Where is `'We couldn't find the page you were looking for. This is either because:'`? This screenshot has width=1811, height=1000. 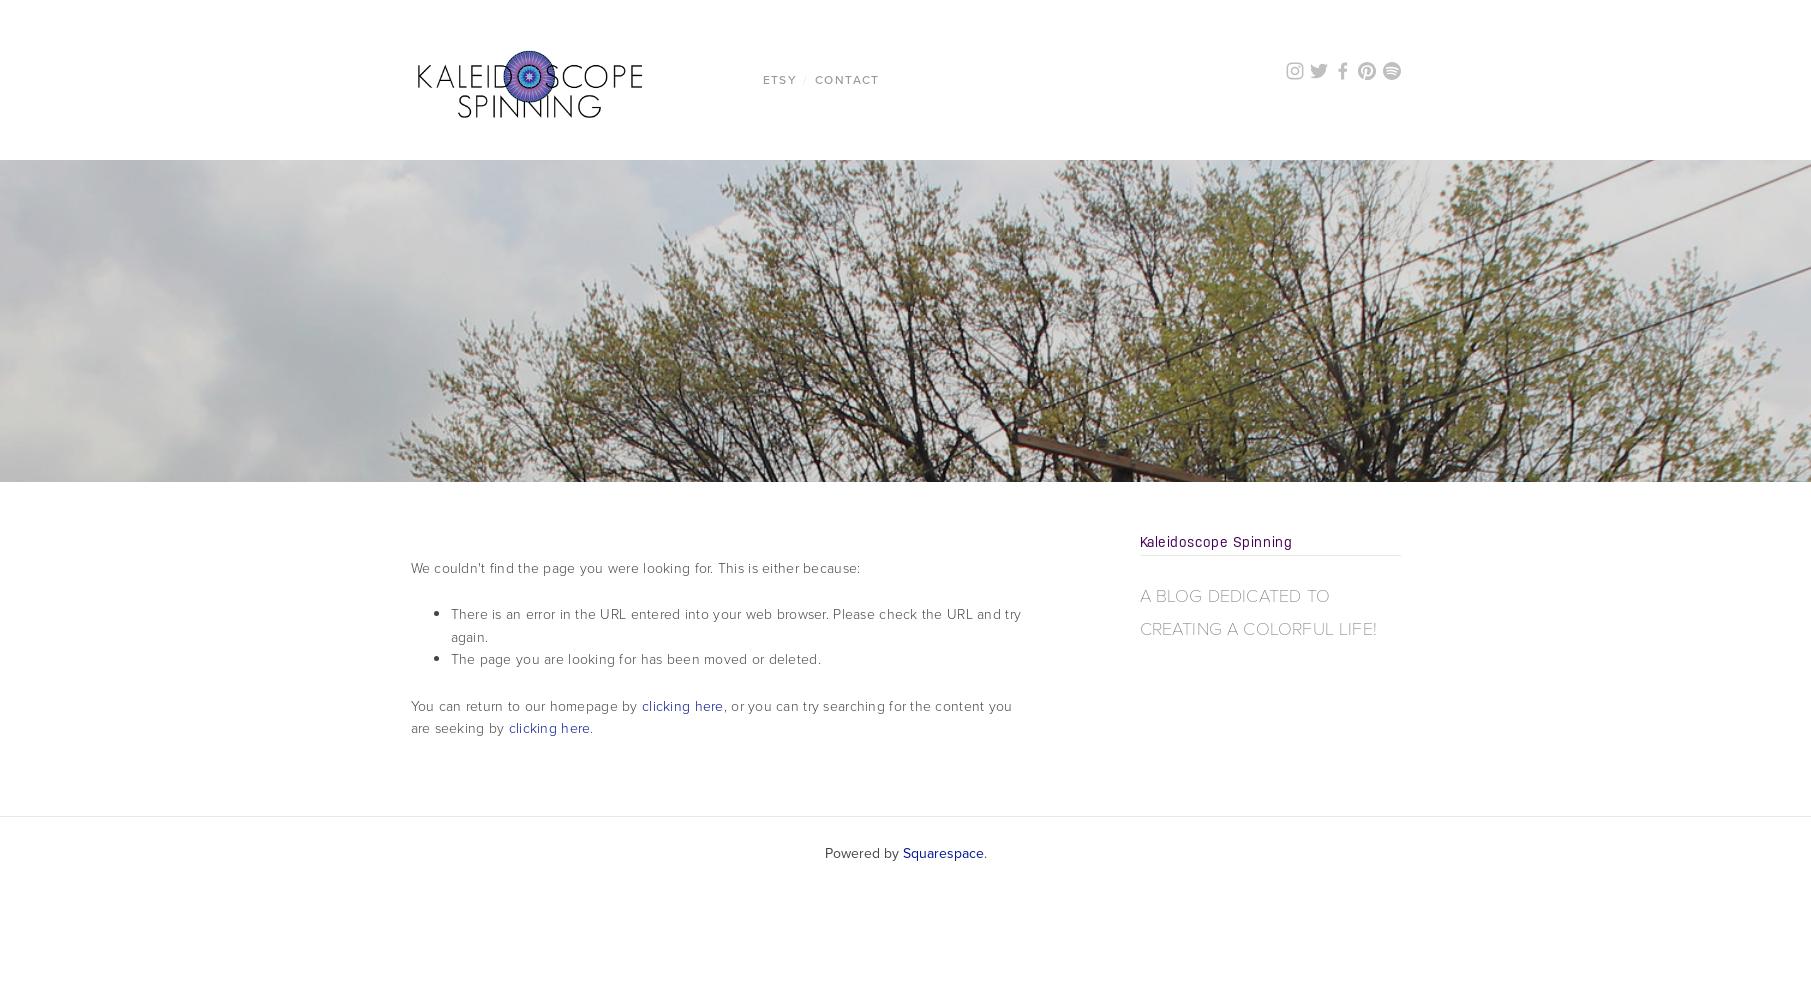
'We couldn't find the page you were looking for. This is either because:' is located at coordinates (634, 567).